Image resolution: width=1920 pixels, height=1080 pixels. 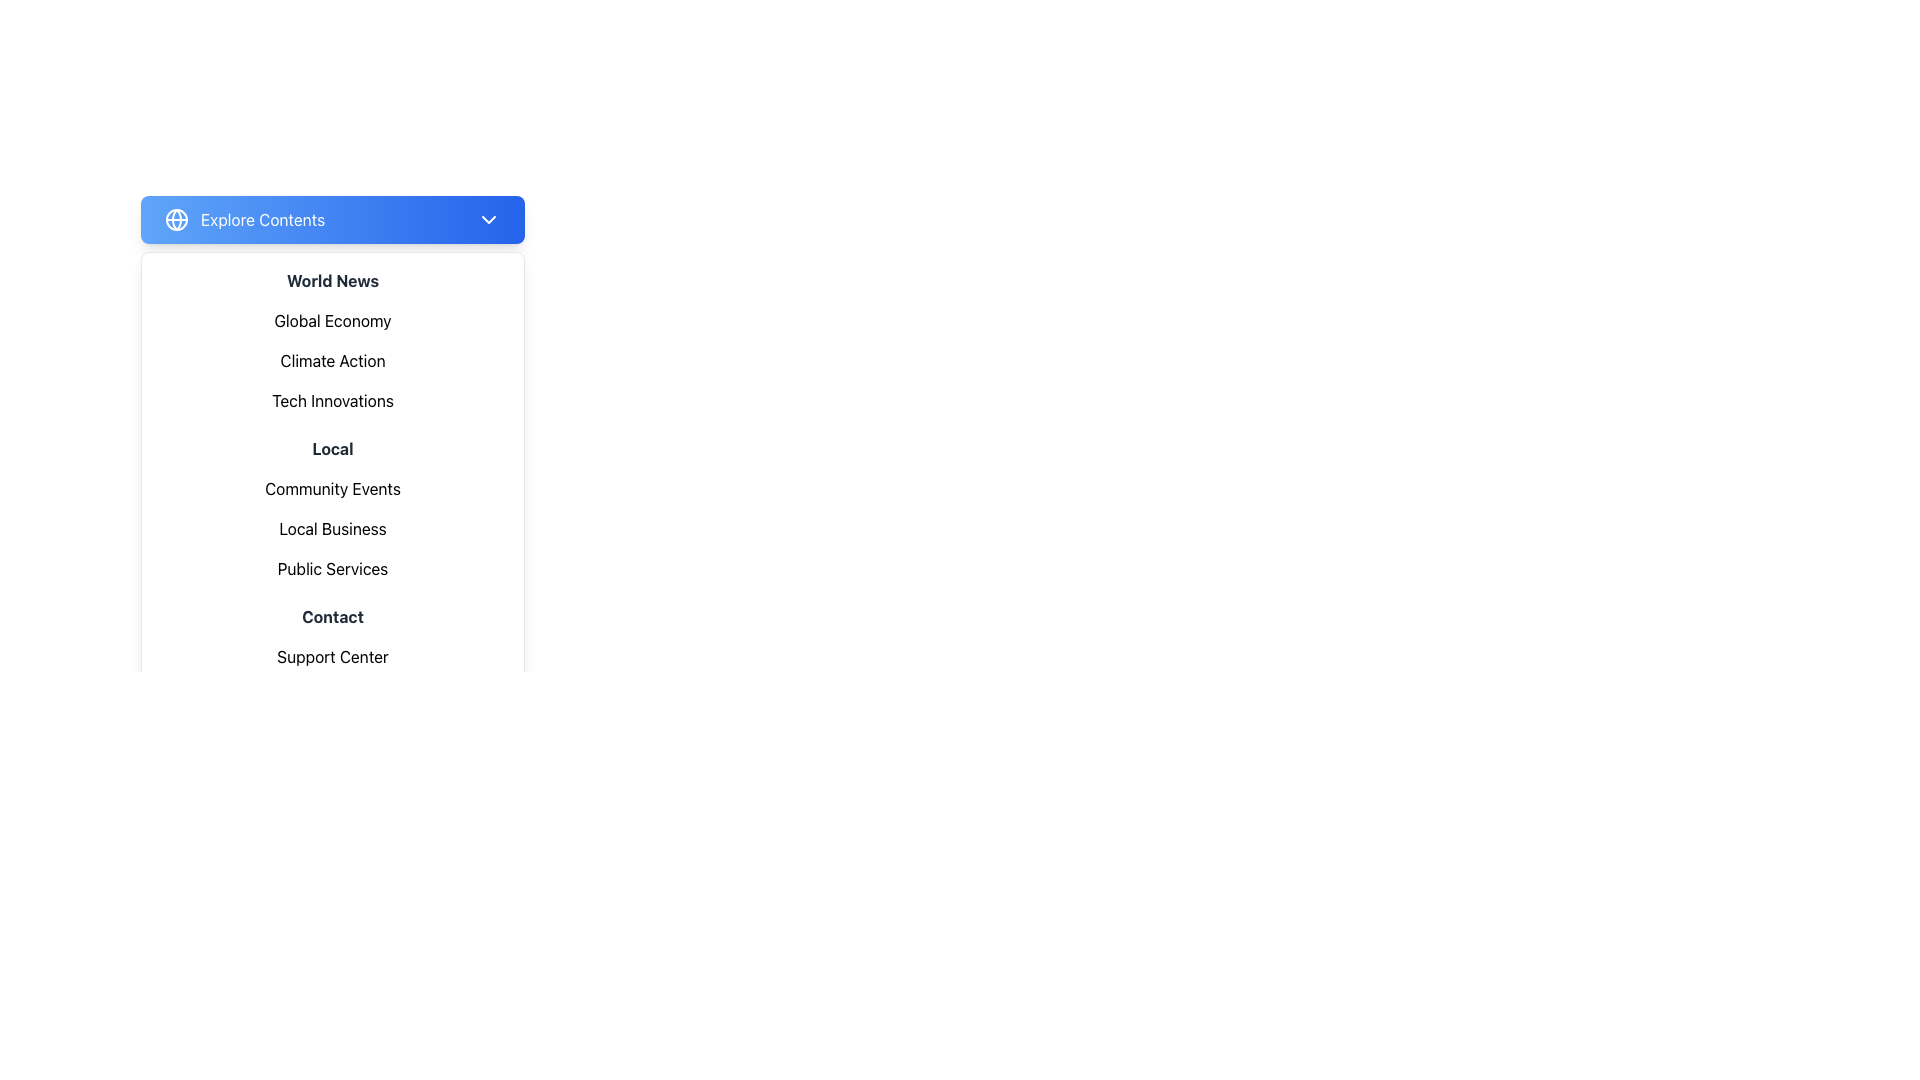 What do you see at coordinates (332, 656) in the screenshot?
I see `the first option in the 'Contact' section of the vertically-stacked menu panel` at bounding box center [332, 656].